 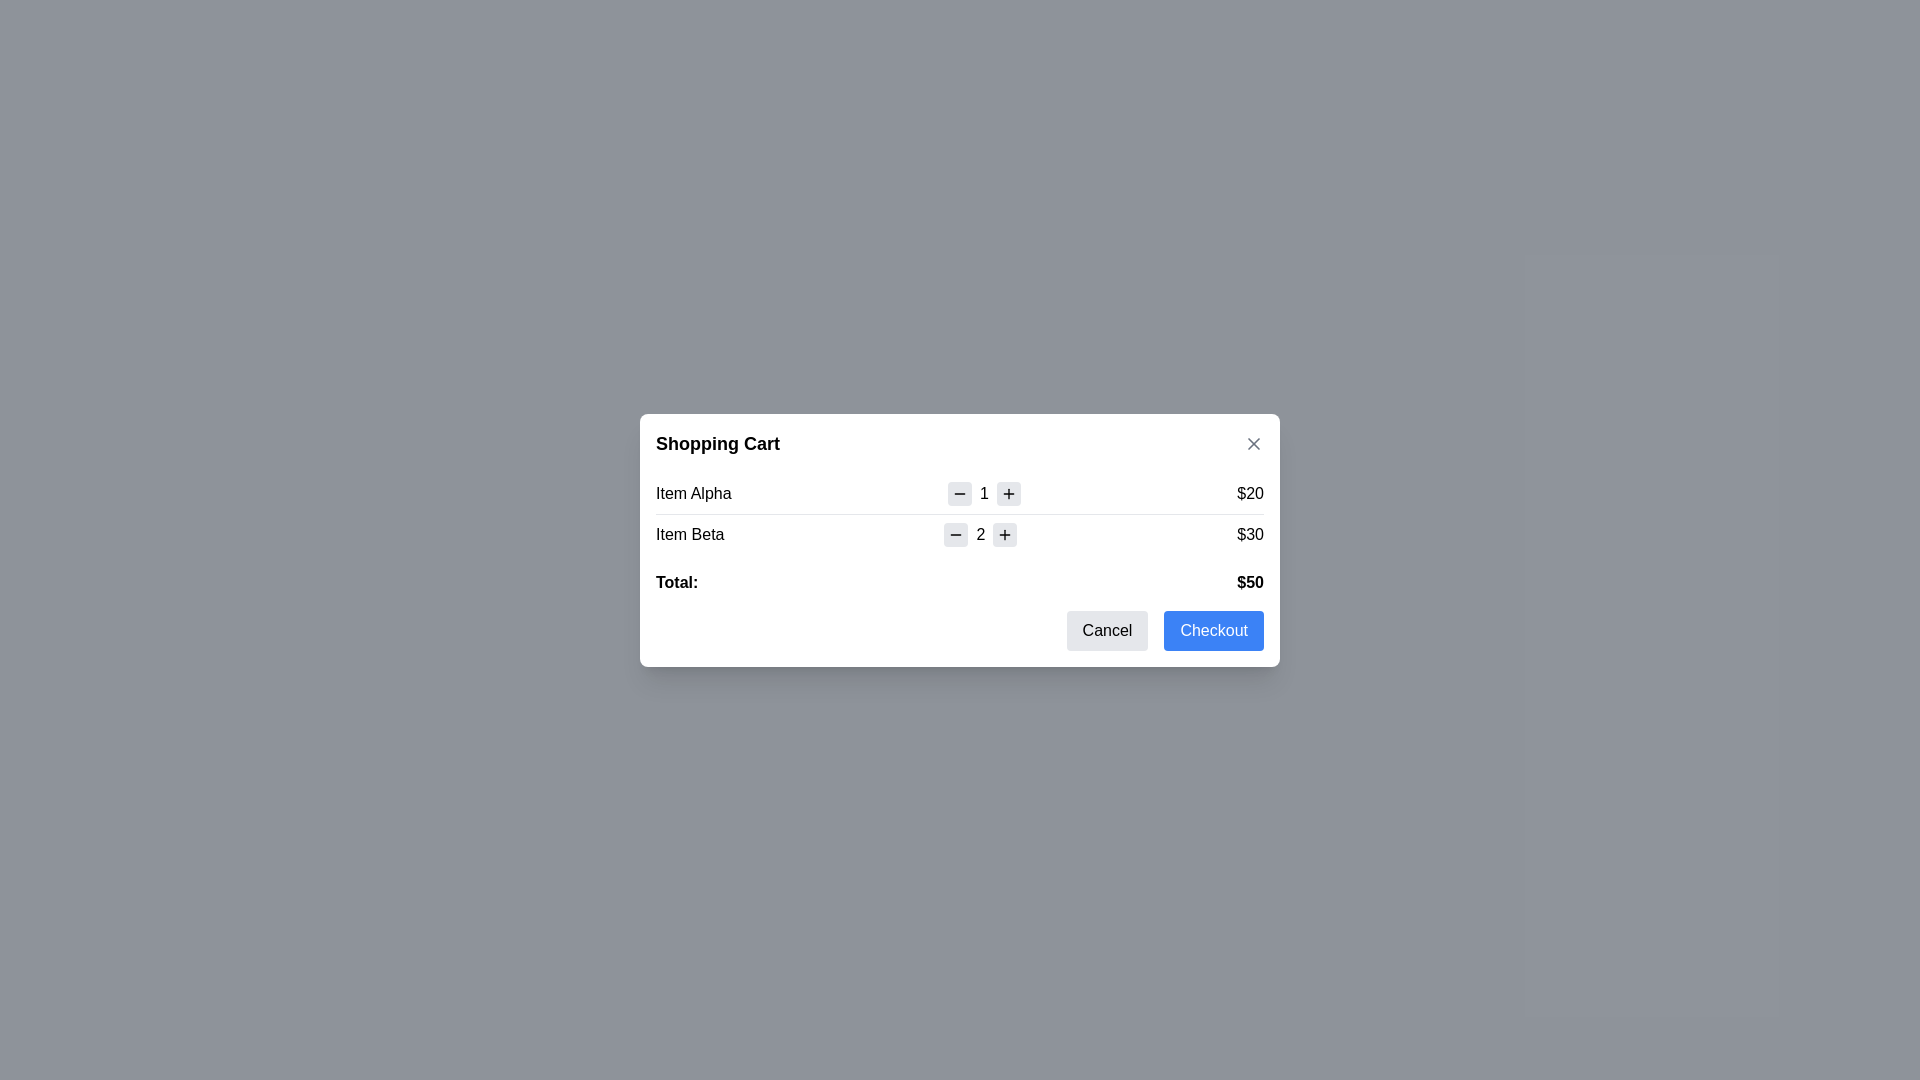 What do you see at coordinates (960, 540) in the screenshot?
I see `item details and total price from the shopping cart modal dialog, which is centrally positioned and includes item listings and a total summary` at bounding box center [960, 540].